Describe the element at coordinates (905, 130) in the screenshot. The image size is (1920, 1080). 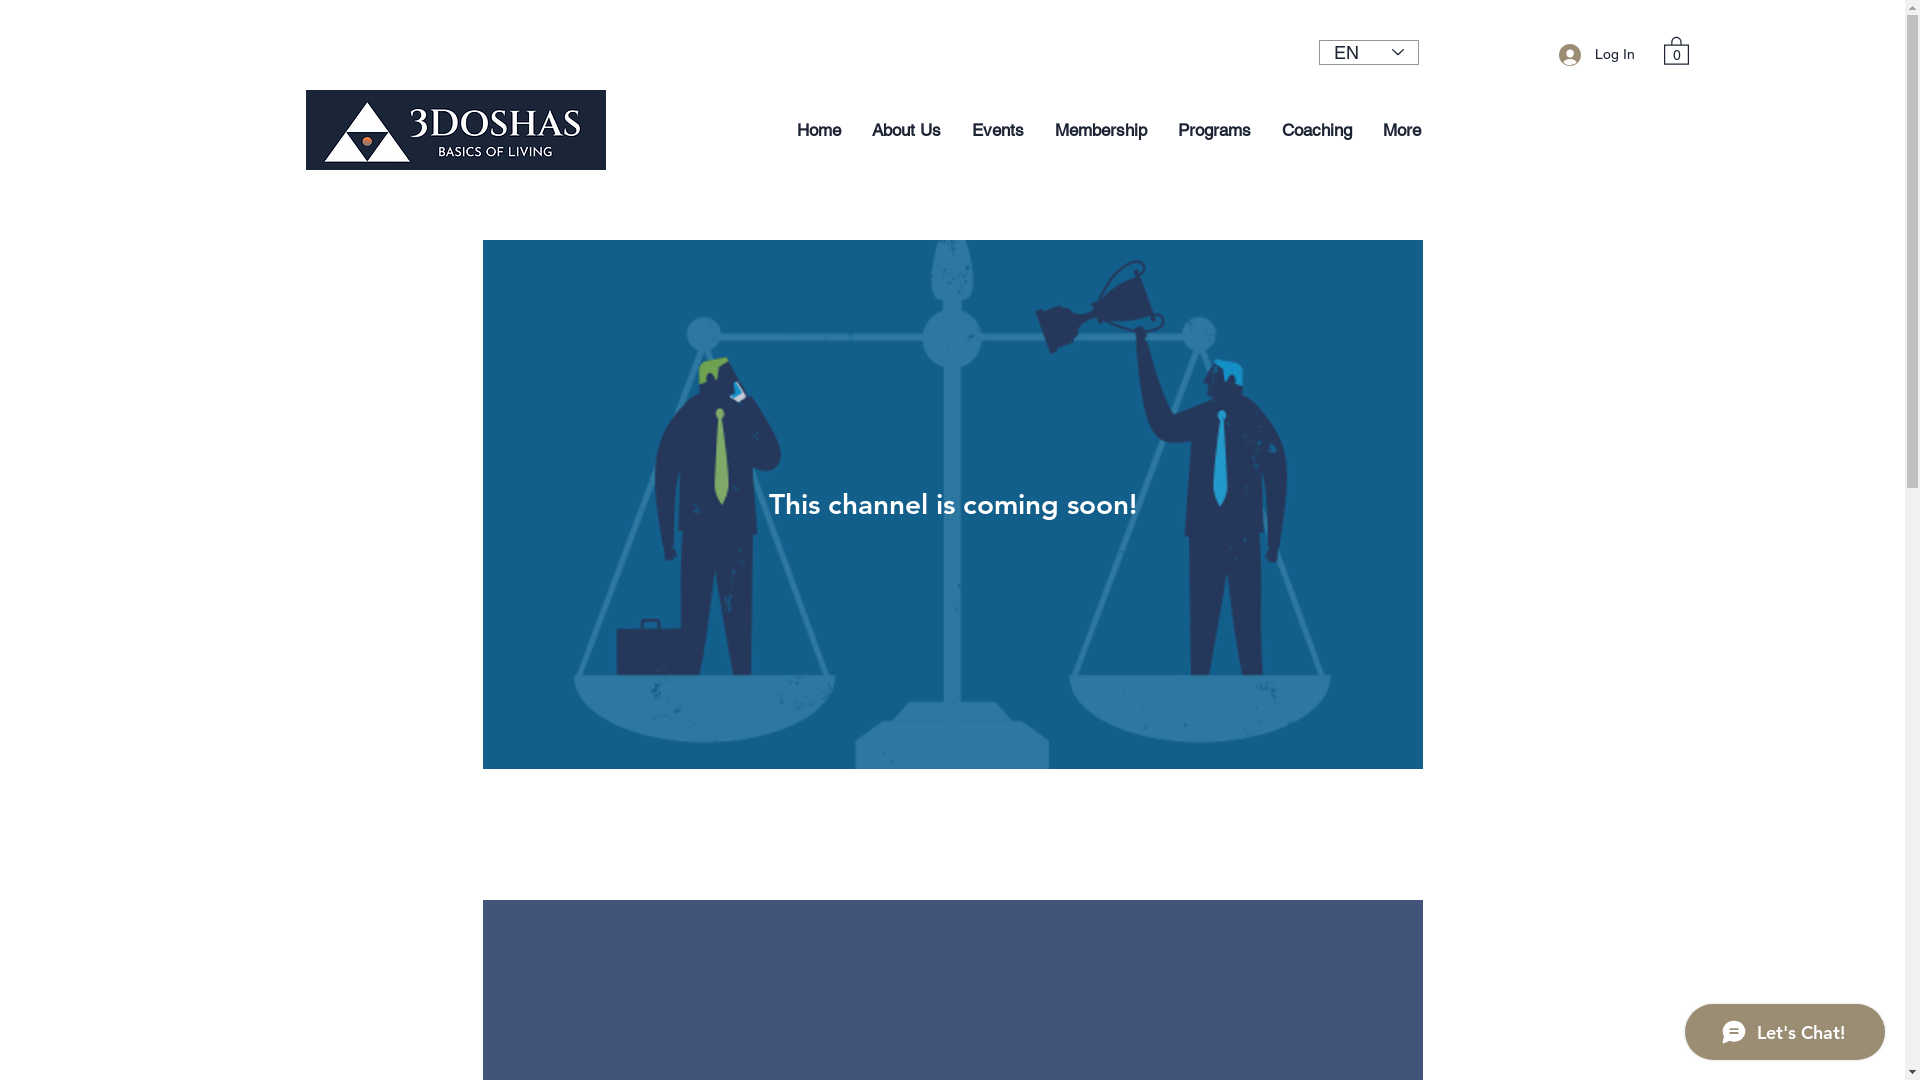
I see `'About Us'` at that location.